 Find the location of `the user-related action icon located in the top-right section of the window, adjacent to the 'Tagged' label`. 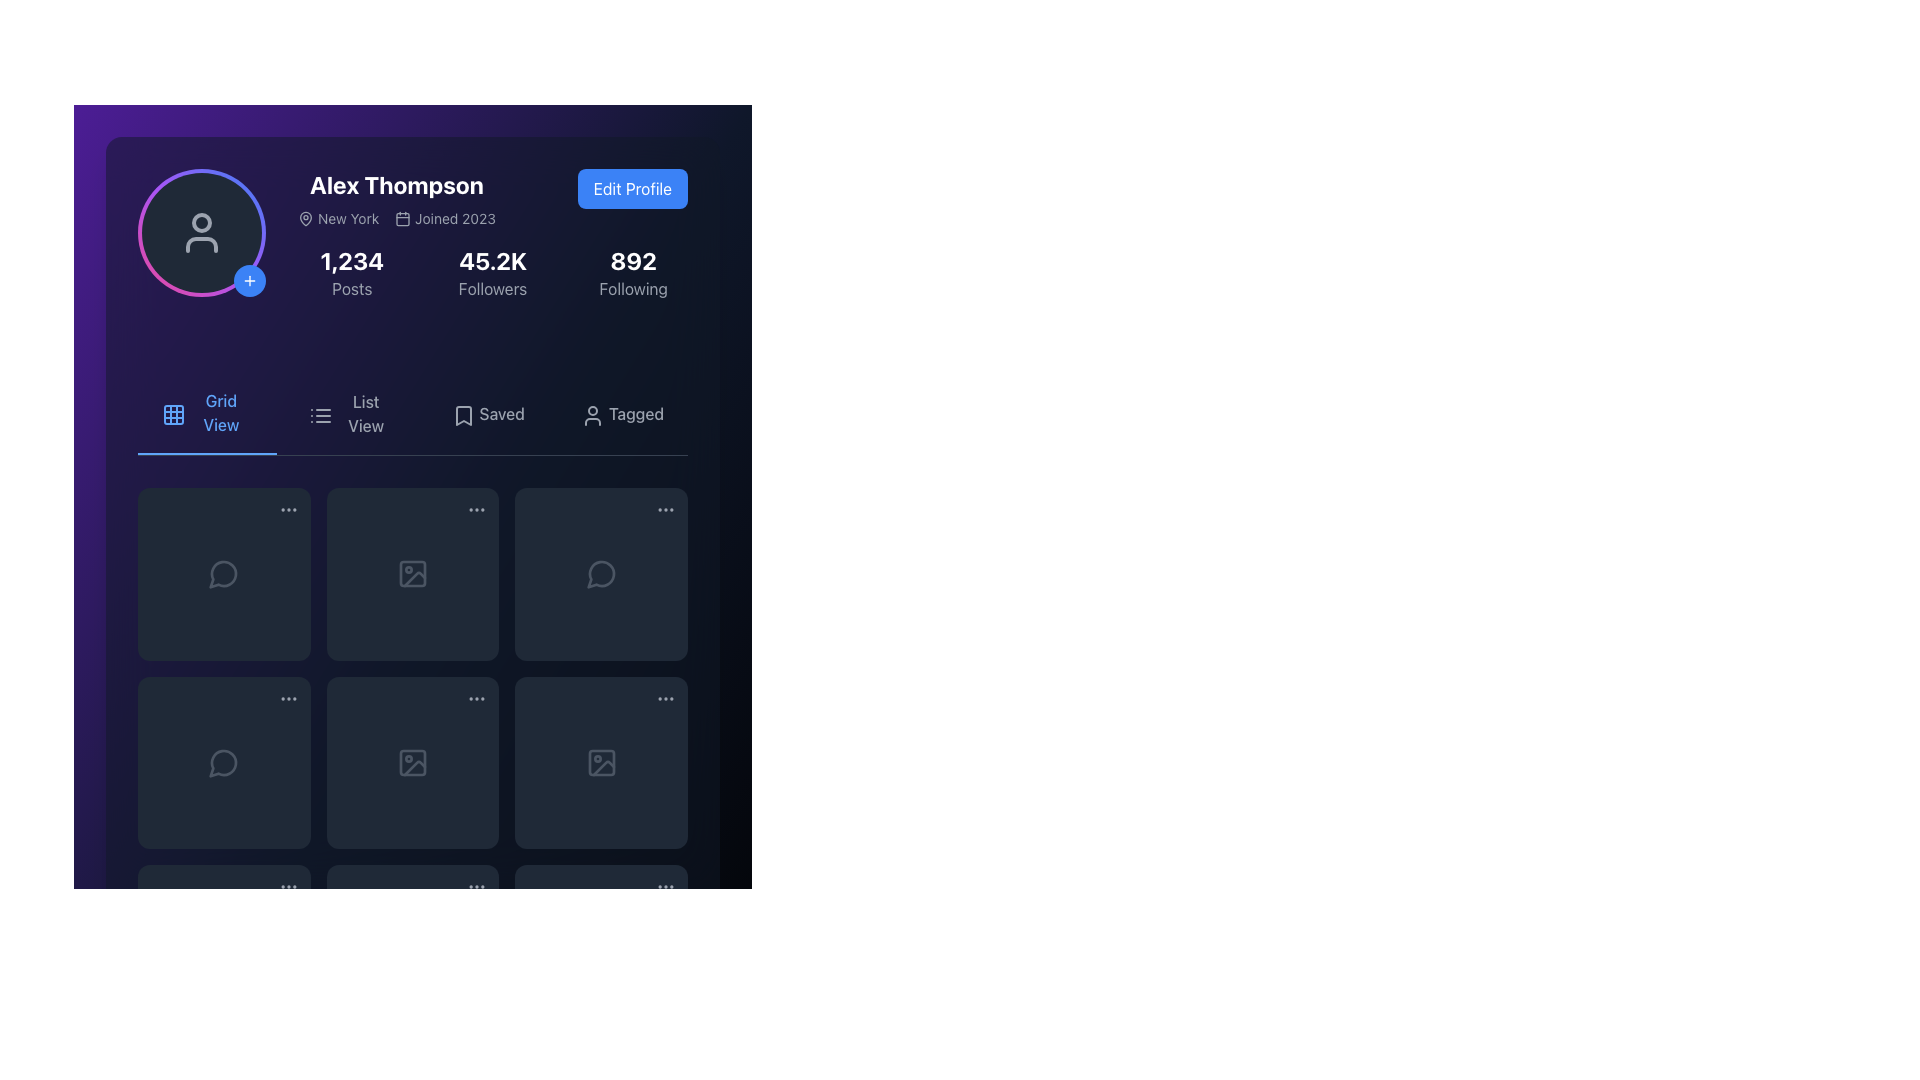

the user-related action icon located in the top-right section of the window, adjacent to the 'Tagged' label is located at coordinates (591, 415).